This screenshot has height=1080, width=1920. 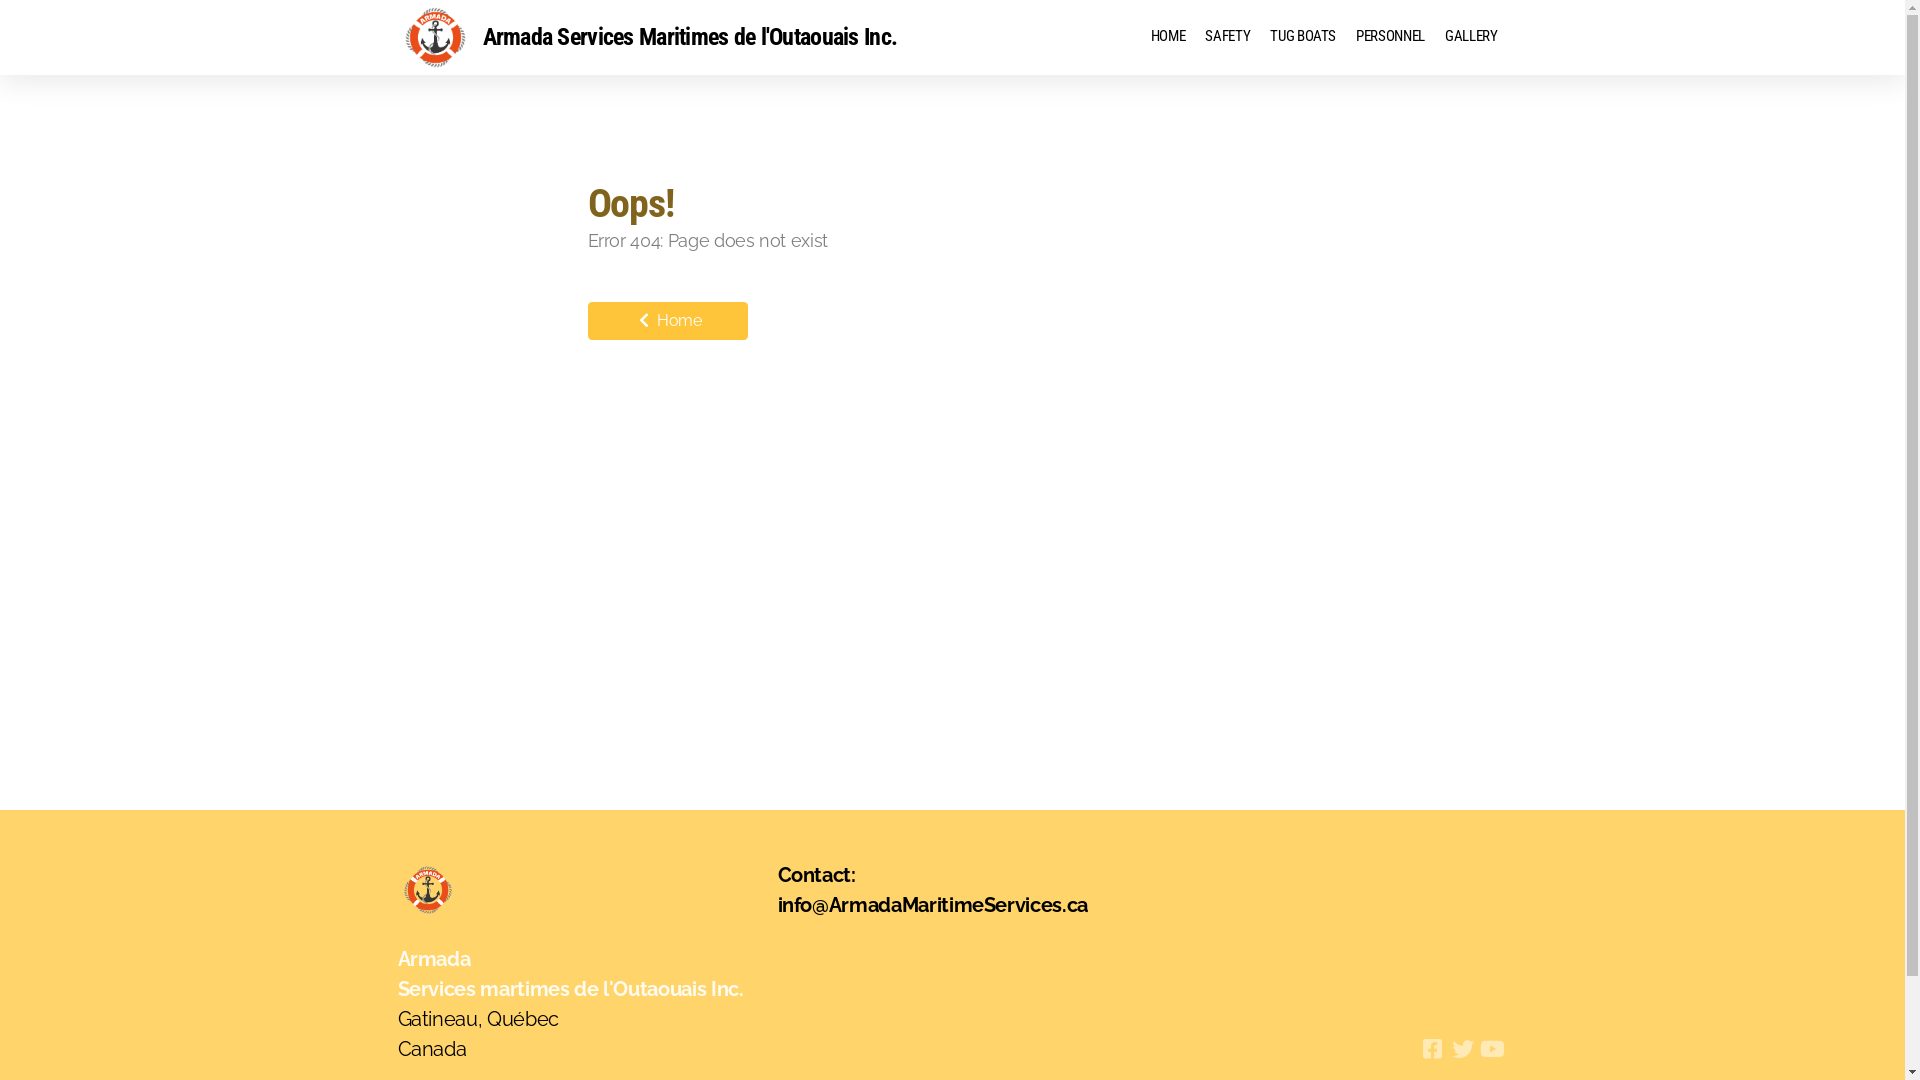 I want to click on 'TUG BOATS', so click(x=1258, y=37).